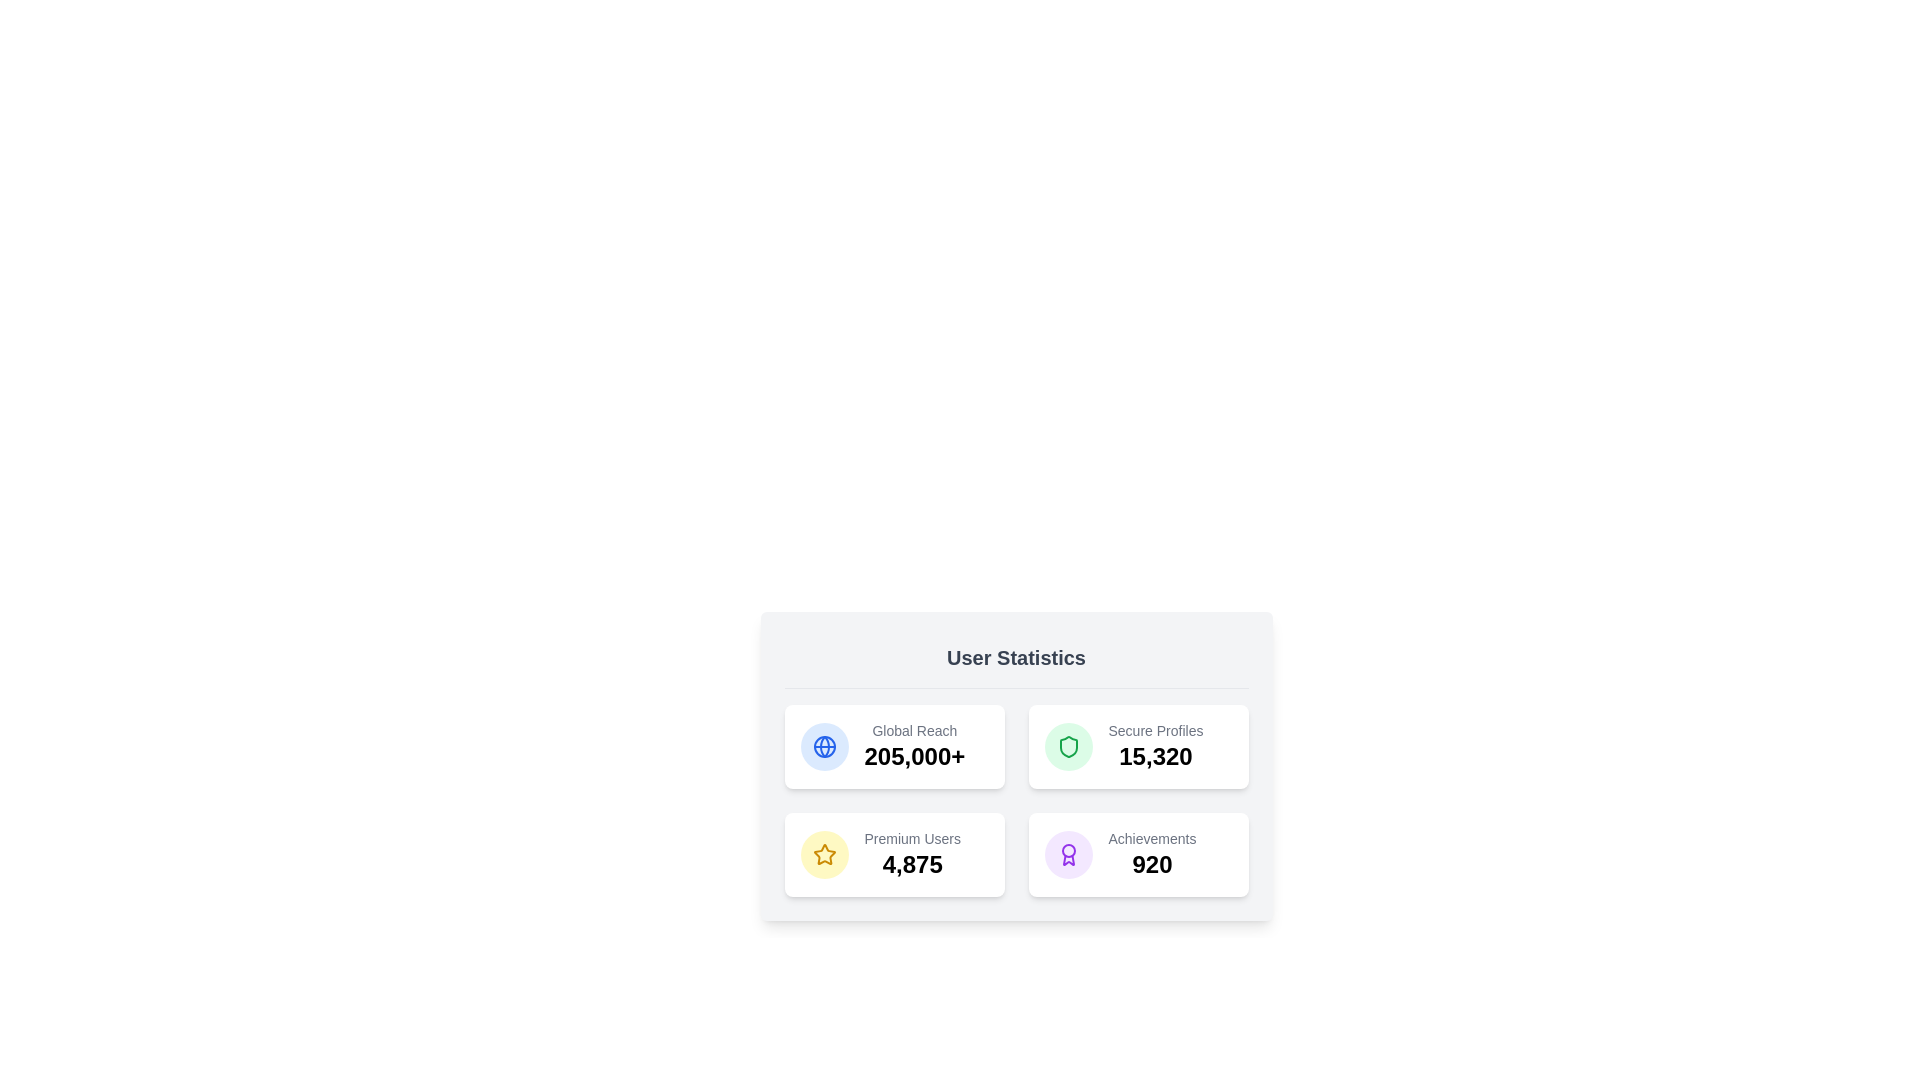 Image resolution: width=1920 pixels, height=1080 pixels. Describe the element at coordinates (1152, 863) in the screenshot. I see `the Text label displaying the user's achievements, located in the bottom-right corner of the user statistics panel, directly below the 'Achievements' label` at that location.